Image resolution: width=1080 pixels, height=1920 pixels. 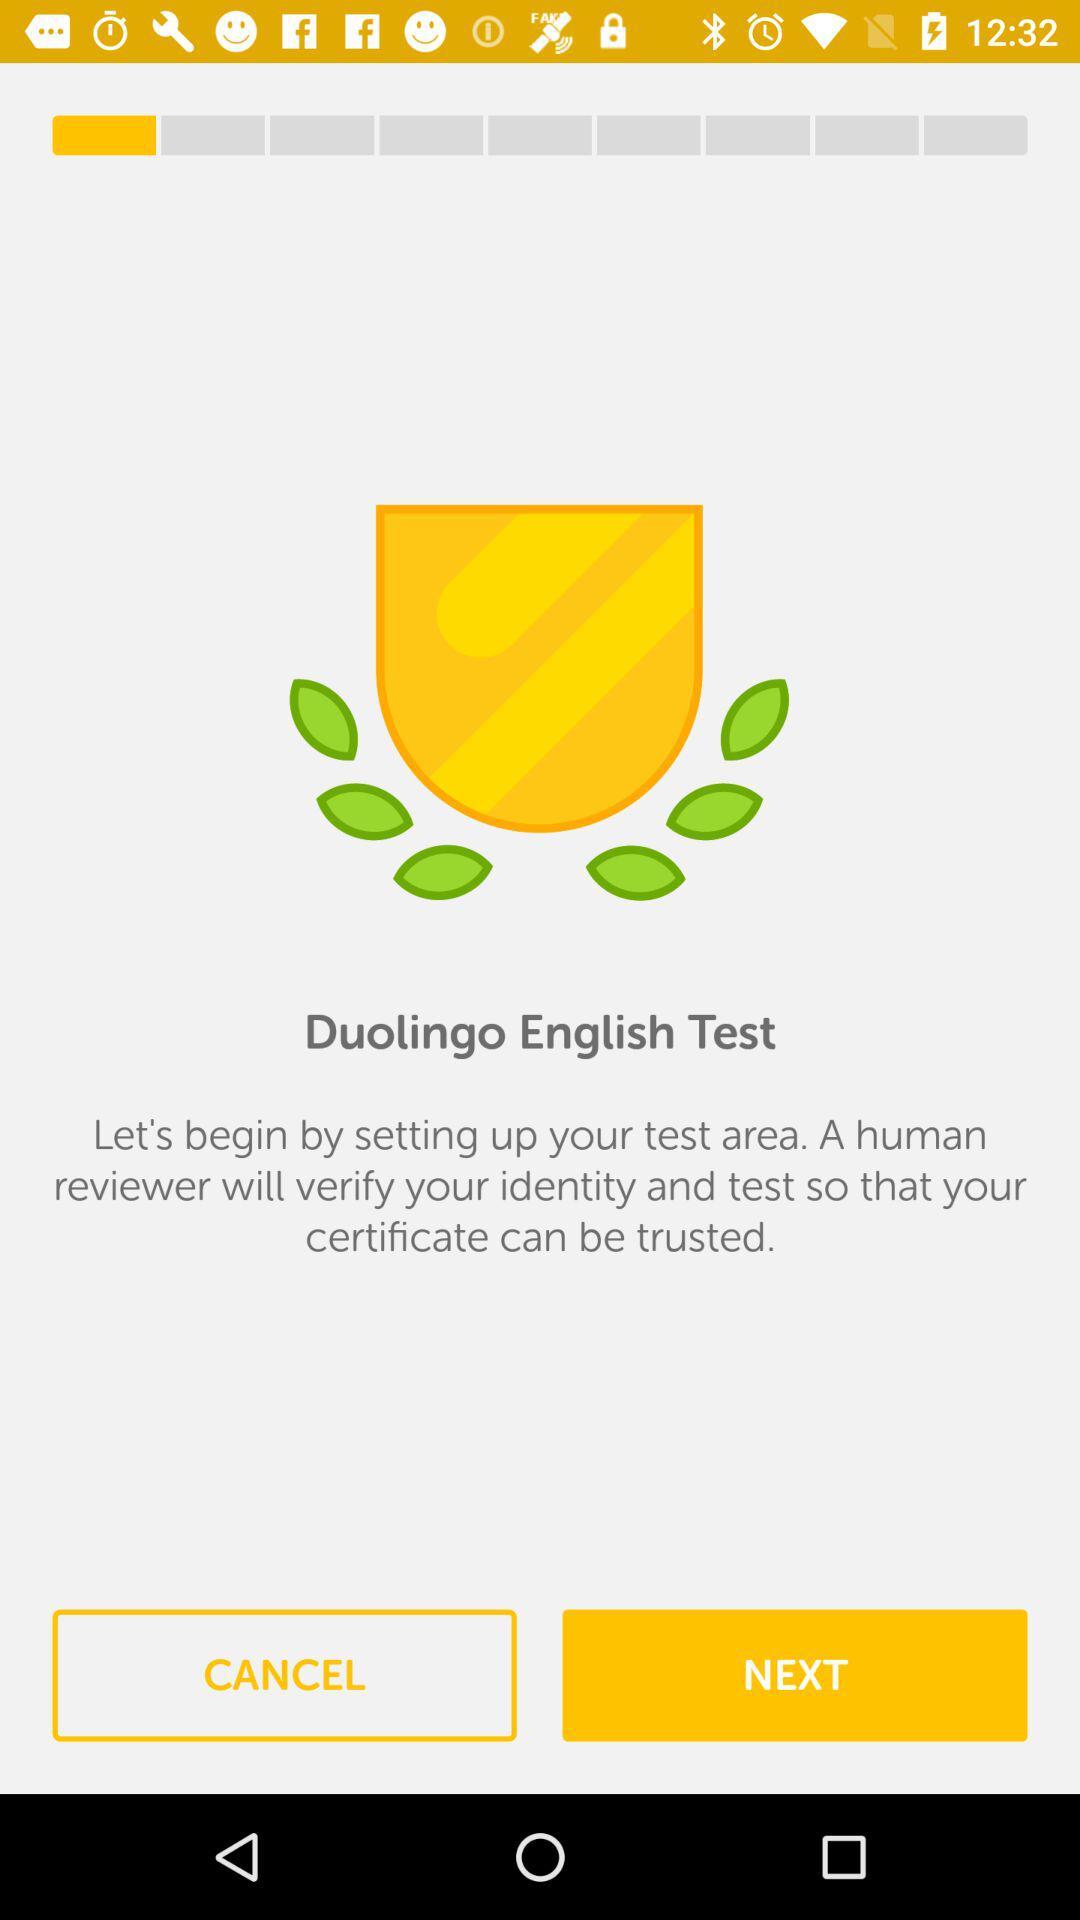 I want to click on item to the right of cancel icon, so click(x=793, y=1675).